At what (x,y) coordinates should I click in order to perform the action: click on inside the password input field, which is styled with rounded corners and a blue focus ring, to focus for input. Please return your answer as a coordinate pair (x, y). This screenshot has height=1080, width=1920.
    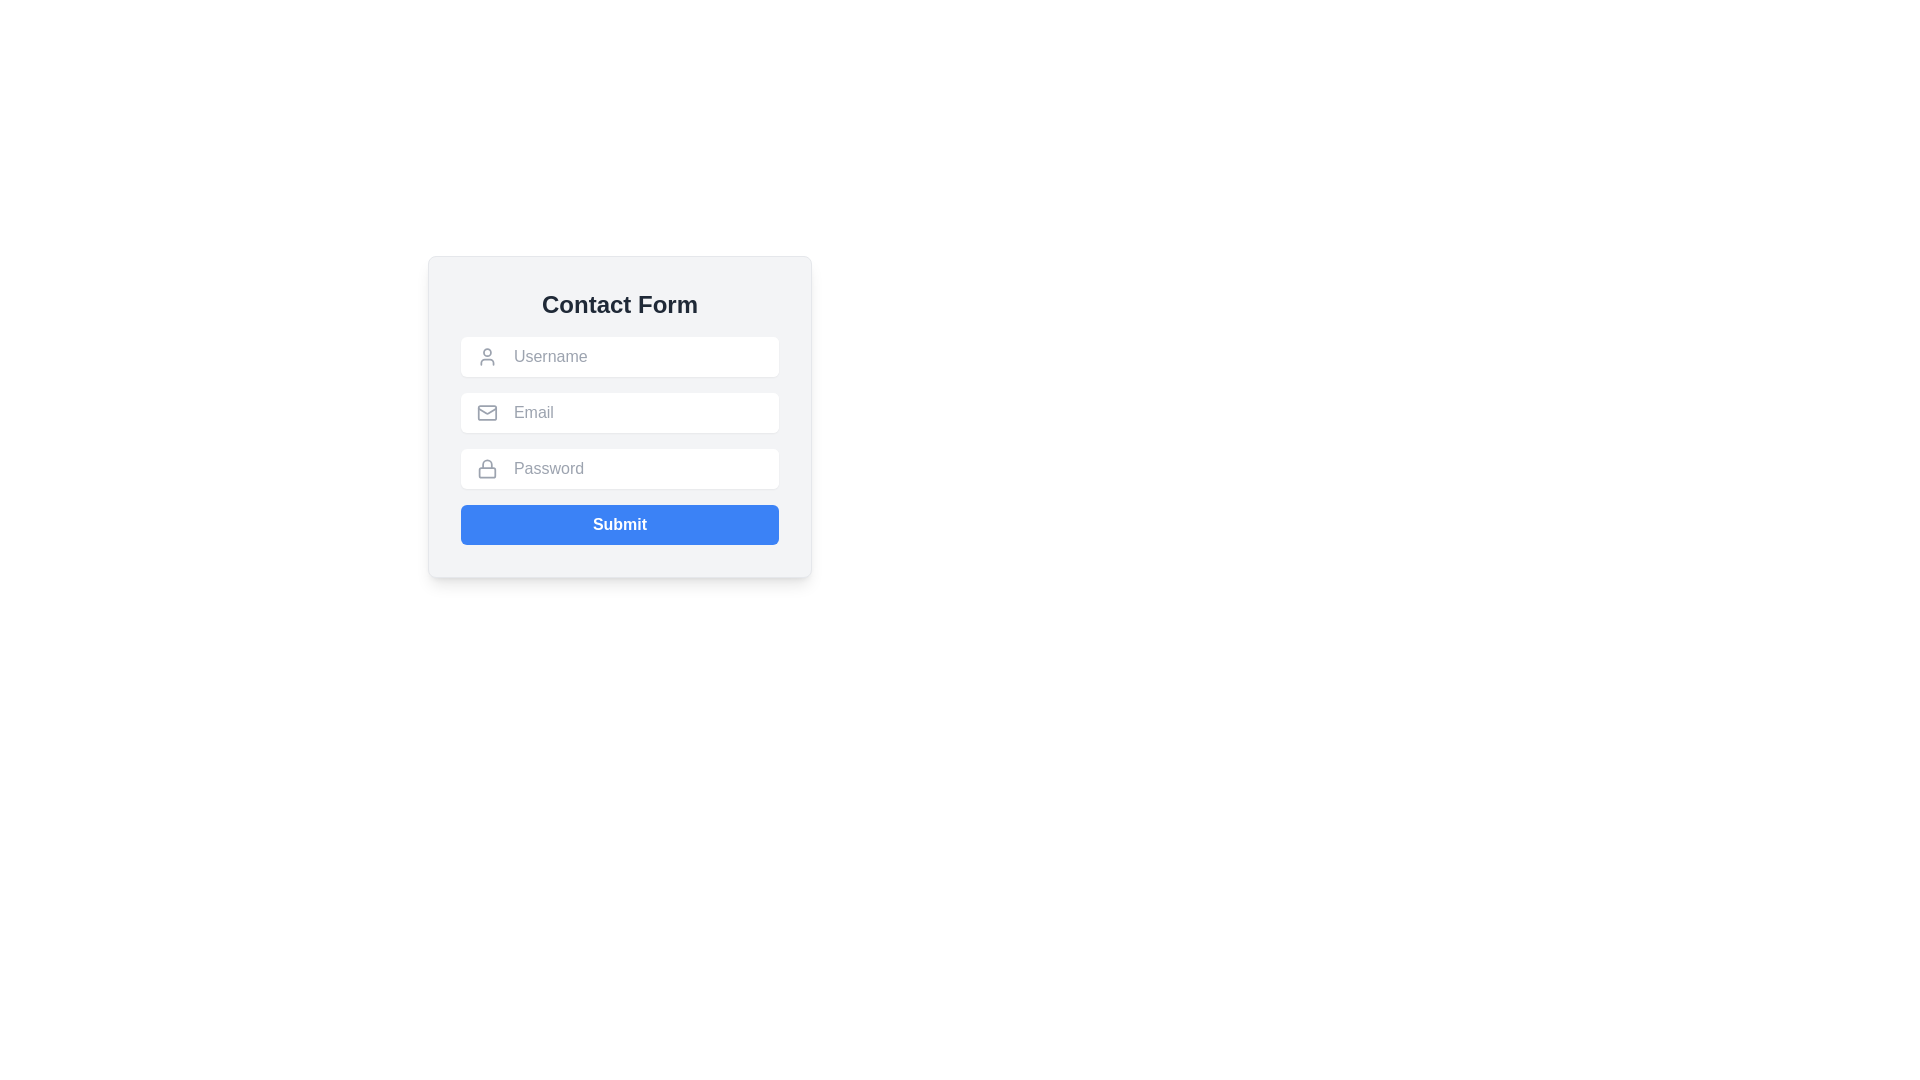
    Looking at the image, I should click on (637, 469).